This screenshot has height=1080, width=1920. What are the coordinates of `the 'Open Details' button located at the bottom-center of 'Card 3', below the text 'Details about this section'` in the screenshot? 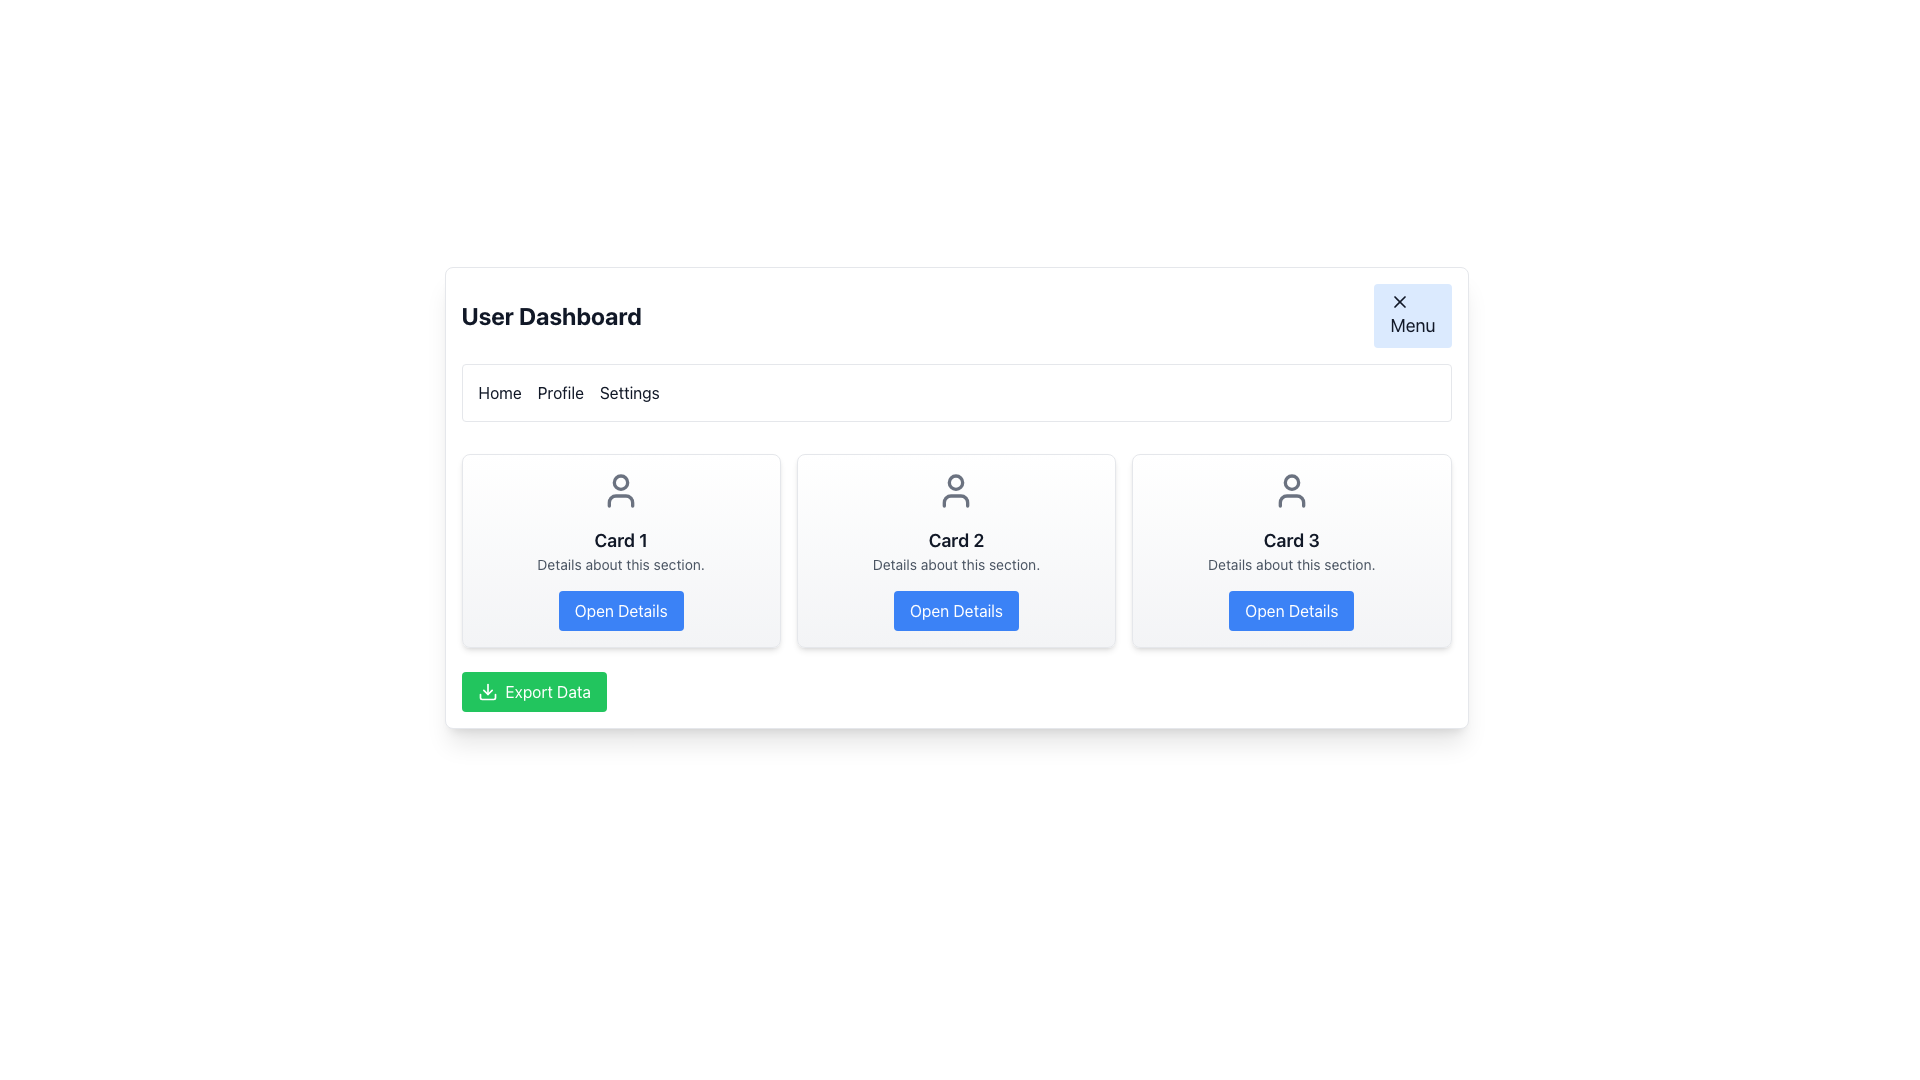 It's located at (1291, 609).